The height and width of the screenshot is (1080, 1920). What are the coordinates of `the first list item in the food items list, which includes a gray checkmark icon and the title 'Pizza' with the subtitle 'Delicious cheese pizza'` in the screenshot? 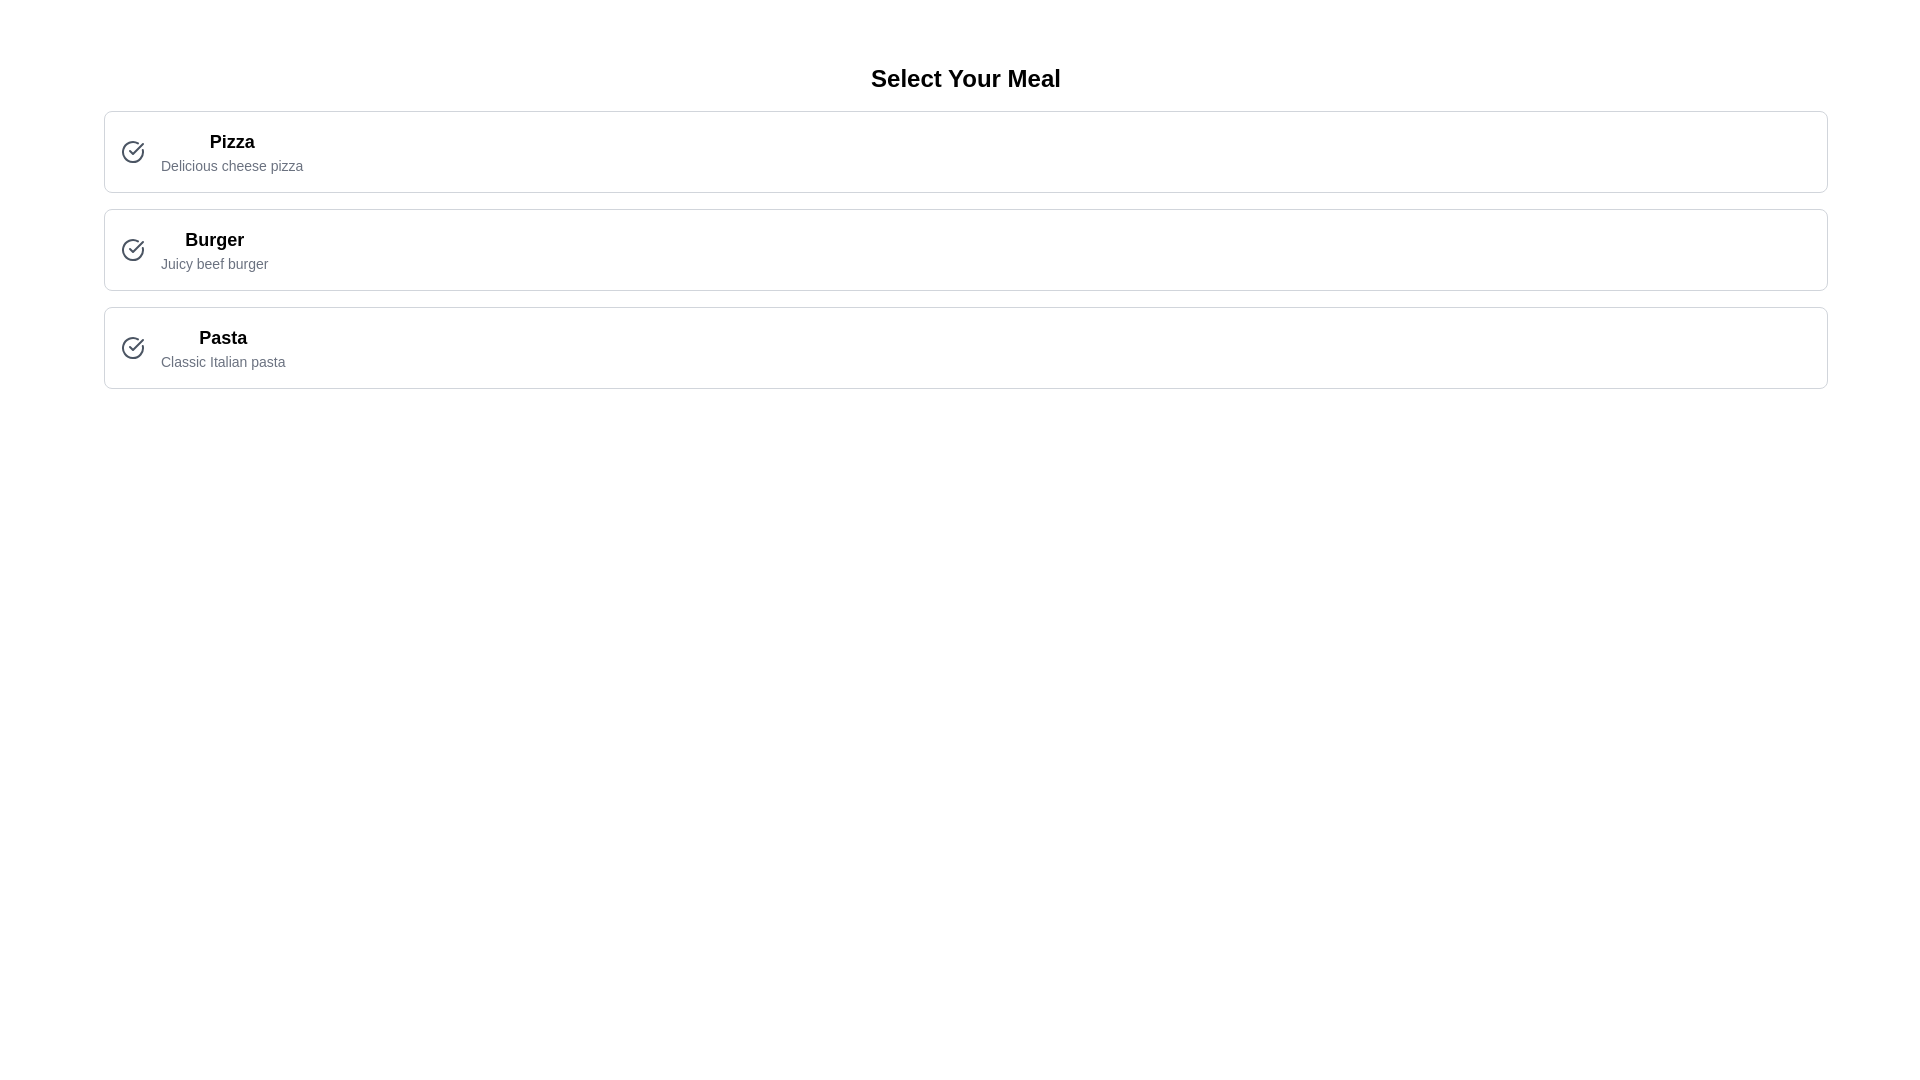 It's located at (212, 150).